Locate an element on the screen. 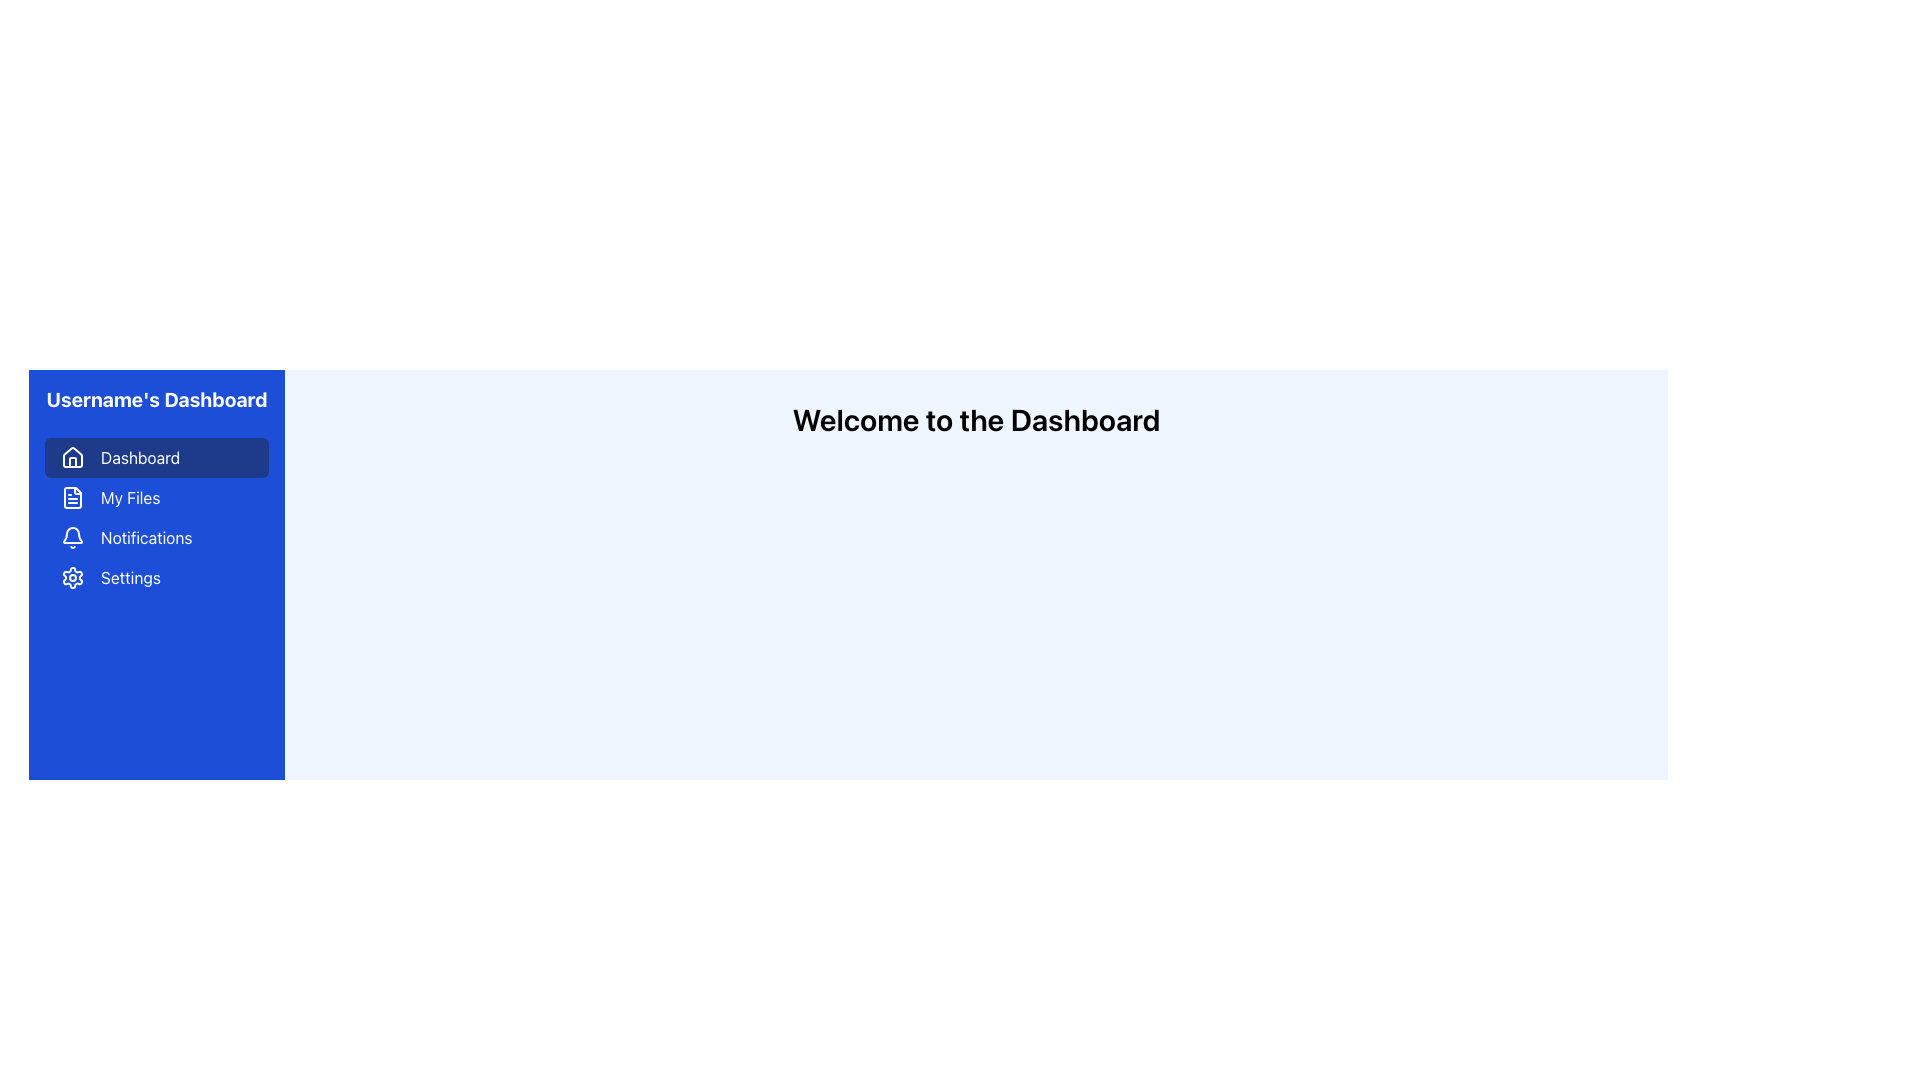  the 'My Files' icon located under the 'Dashboard' menu option in the left sidebar is located at coordinates (72, 496).